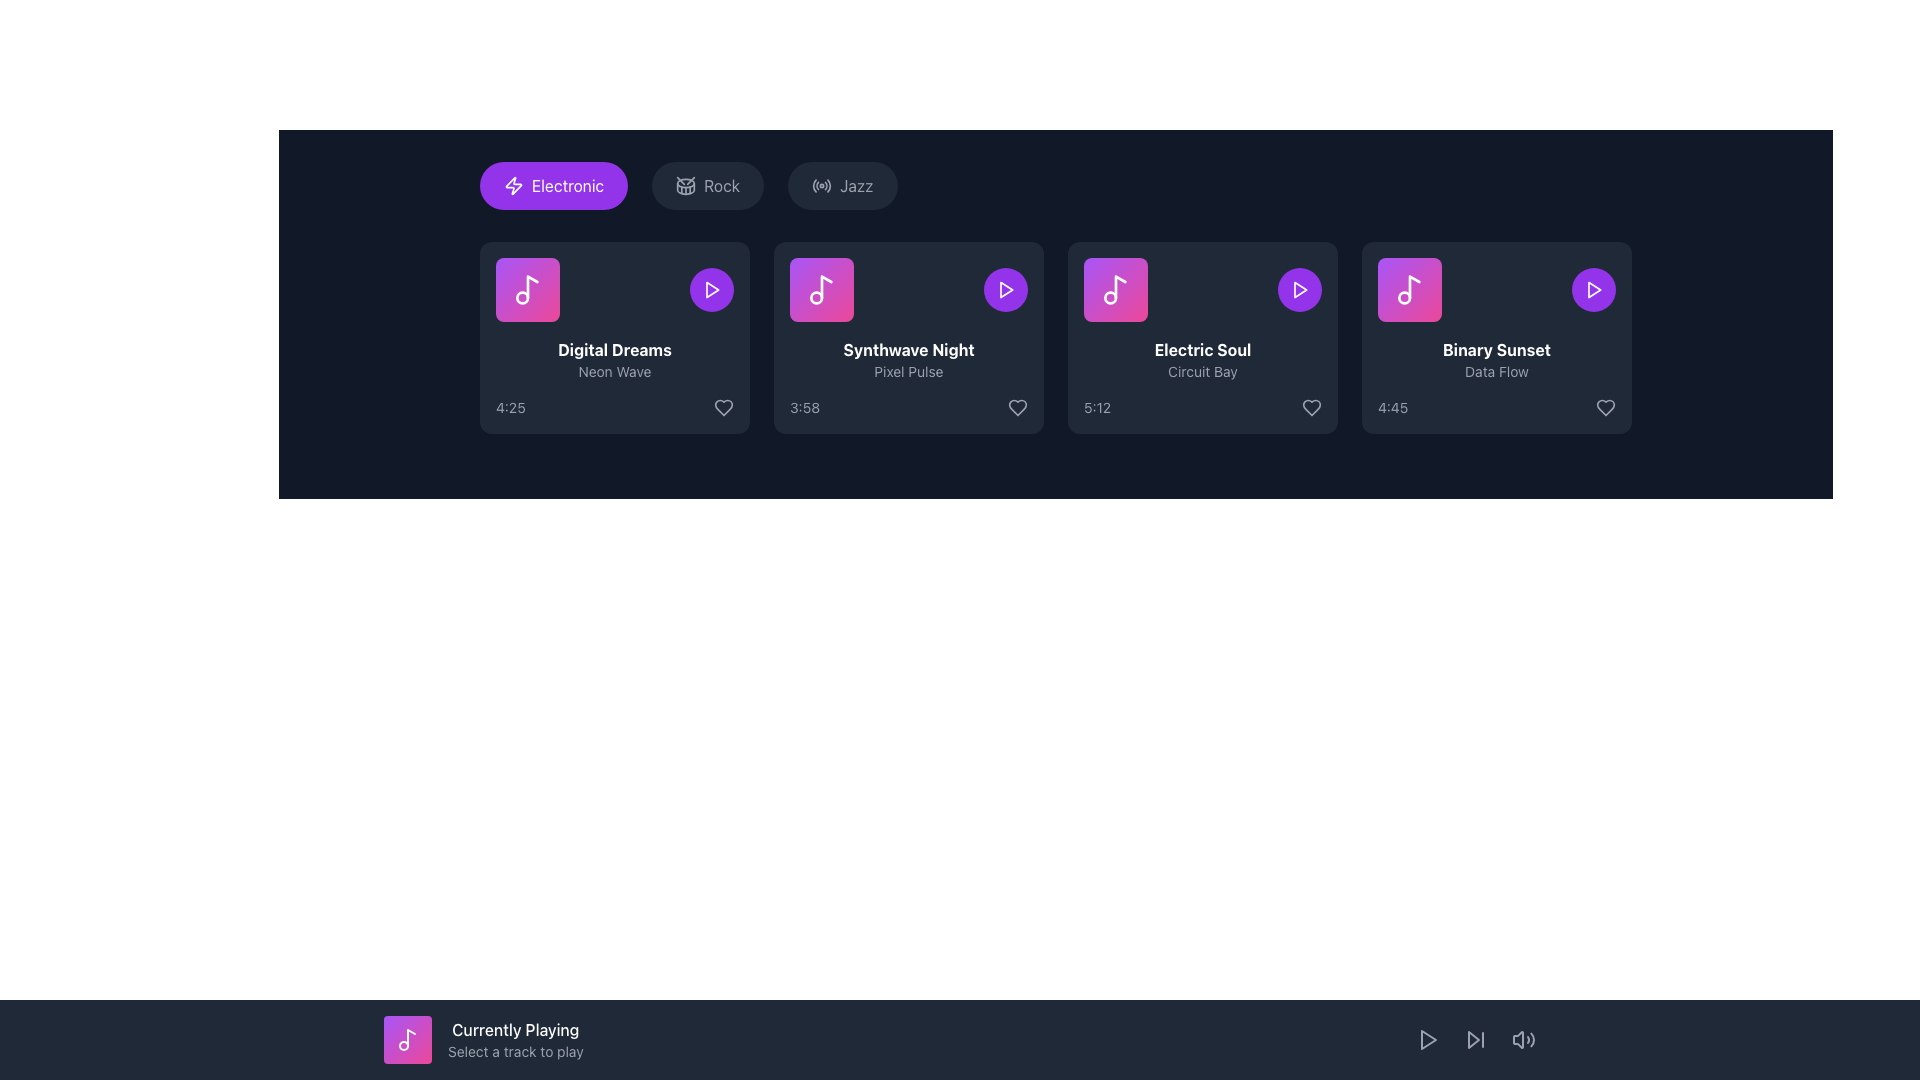  I want to click on the Information Card representing the music track selection, which is the second card in a grid layout, so click(907, 337).